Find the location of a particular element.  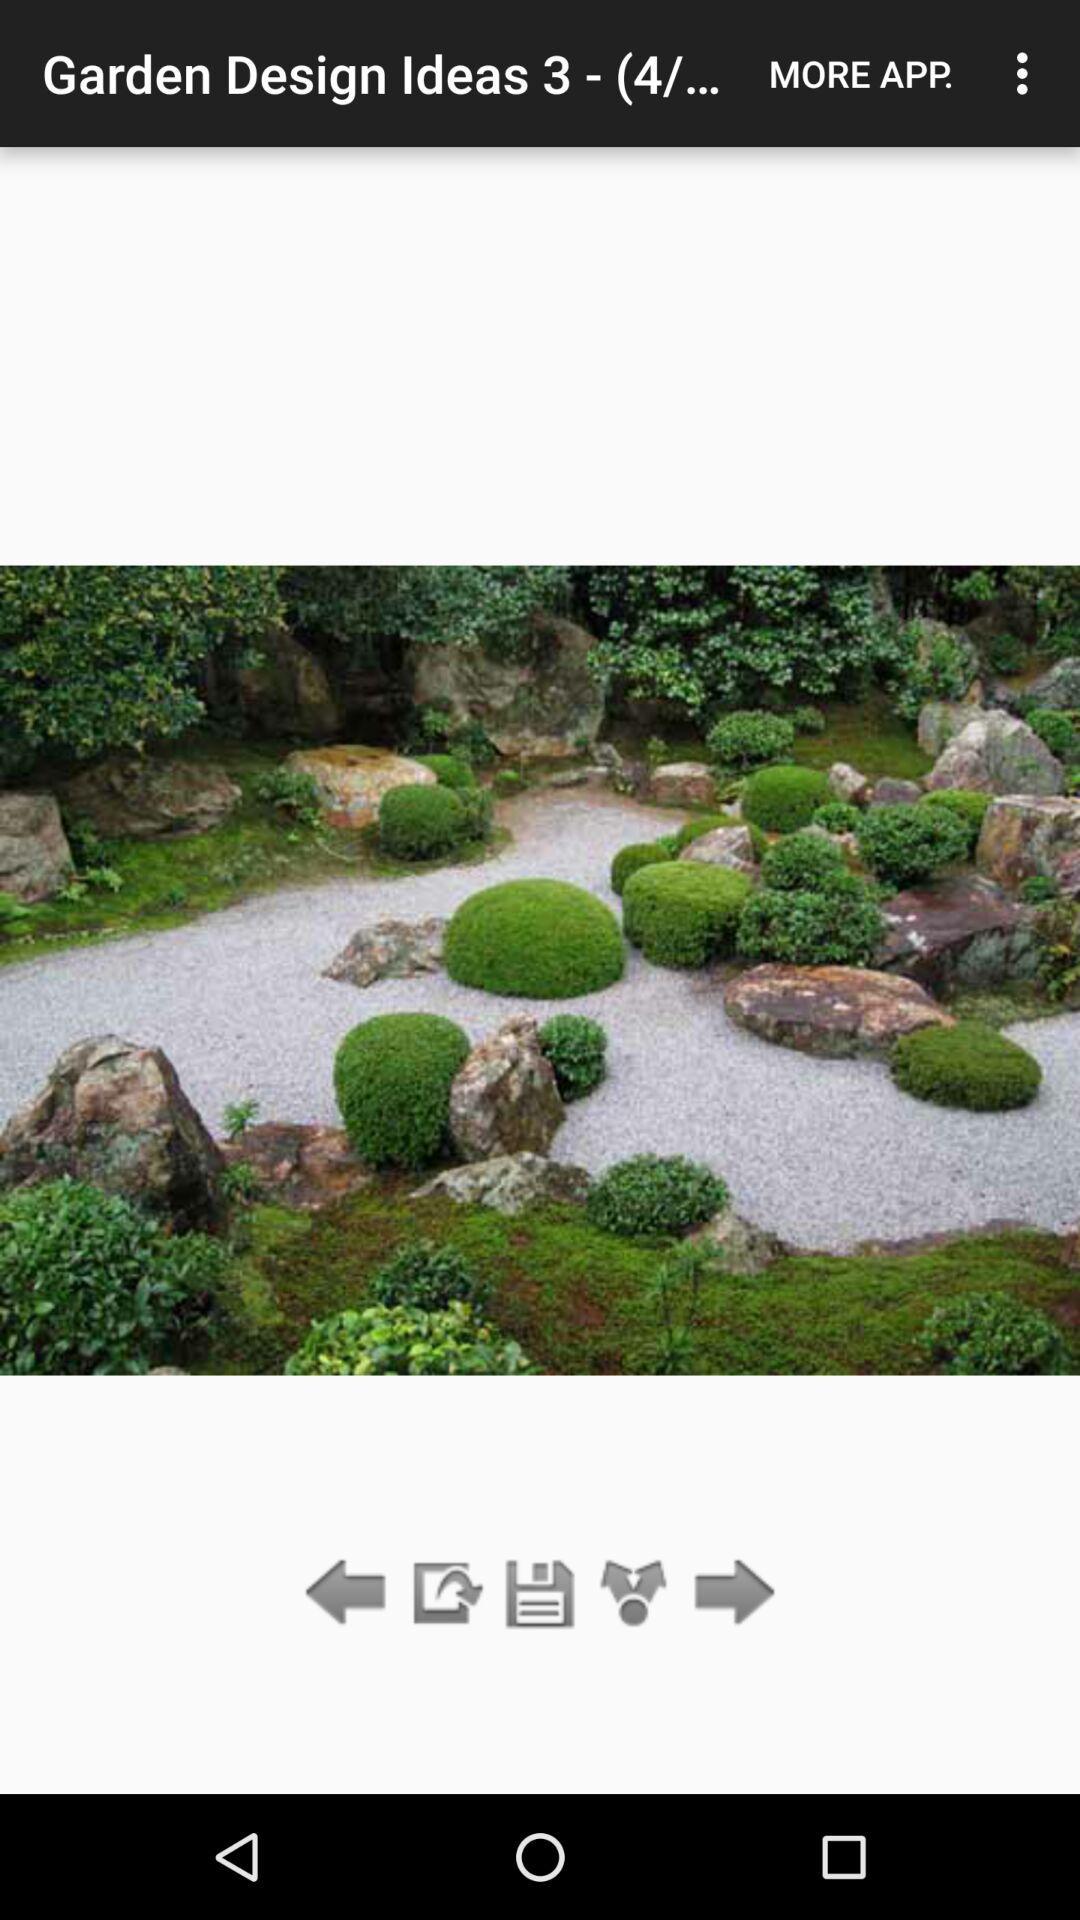

the arrow_forward icon is located at coordinates (729, 1593).